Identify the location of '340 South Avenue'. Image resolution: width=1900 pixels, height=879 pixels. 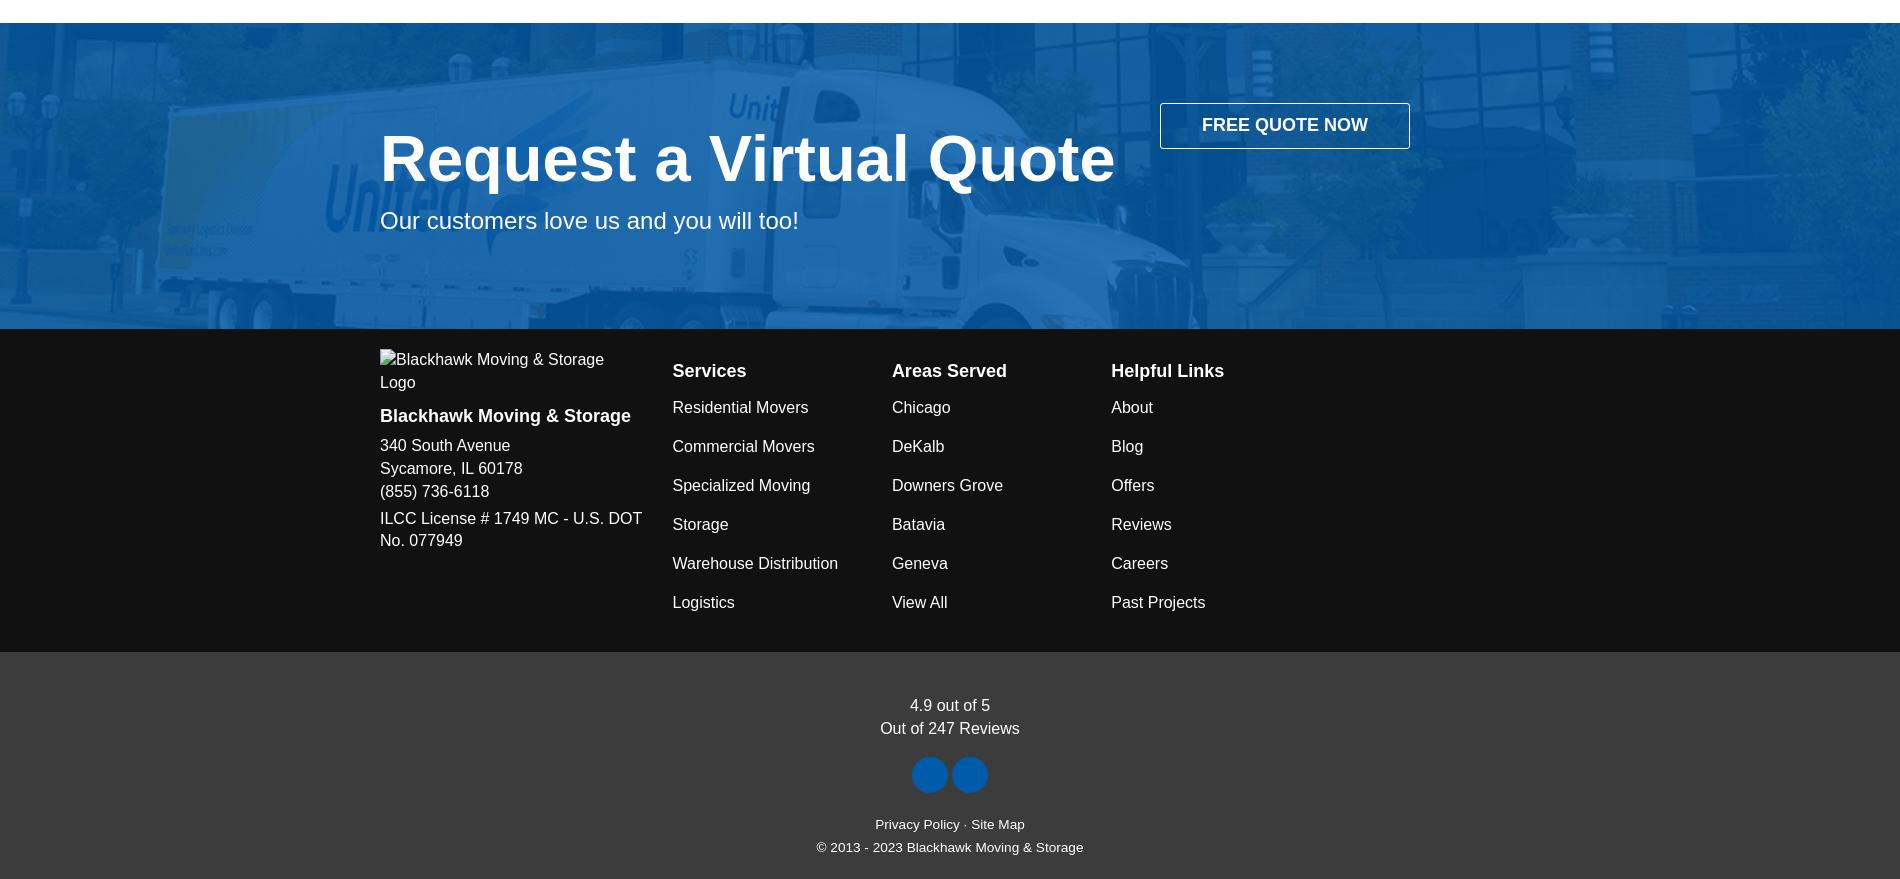
(443, 445).